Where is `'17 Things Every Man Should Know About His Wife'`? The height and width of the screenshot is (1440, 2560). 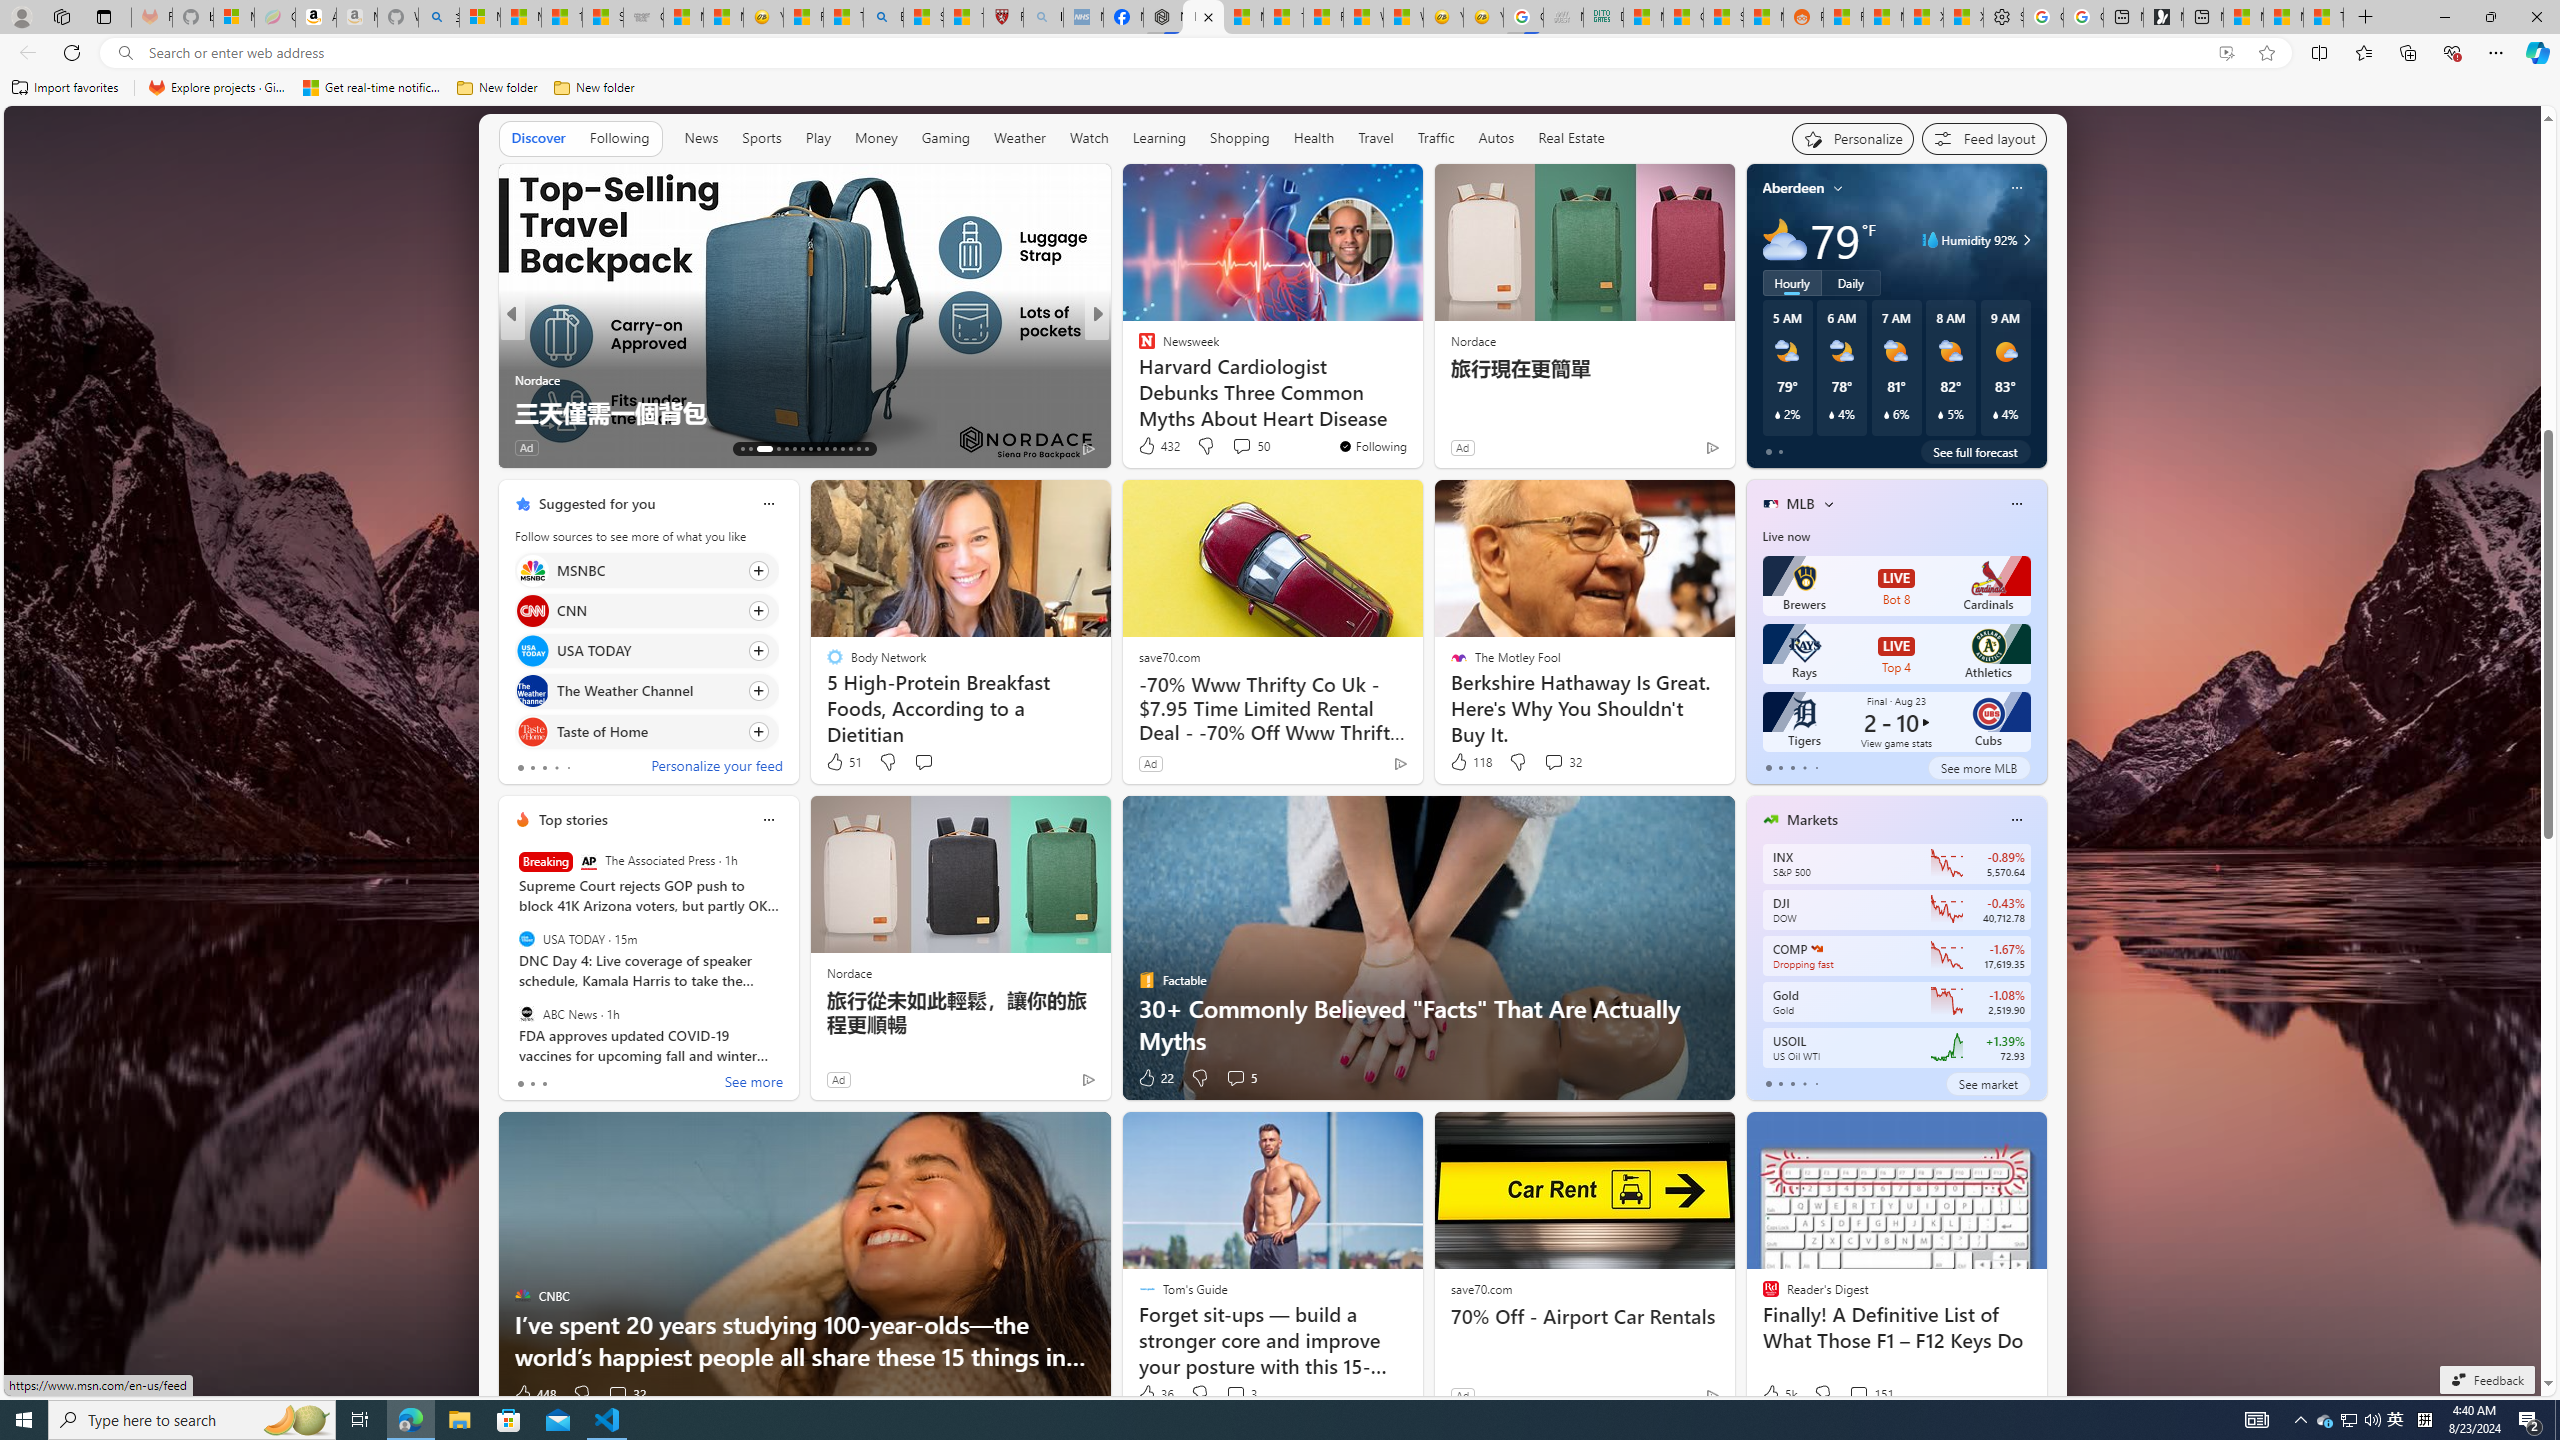 '17 Things Every Man Should Know About His Wife' is located at coordinates (1418, 410).